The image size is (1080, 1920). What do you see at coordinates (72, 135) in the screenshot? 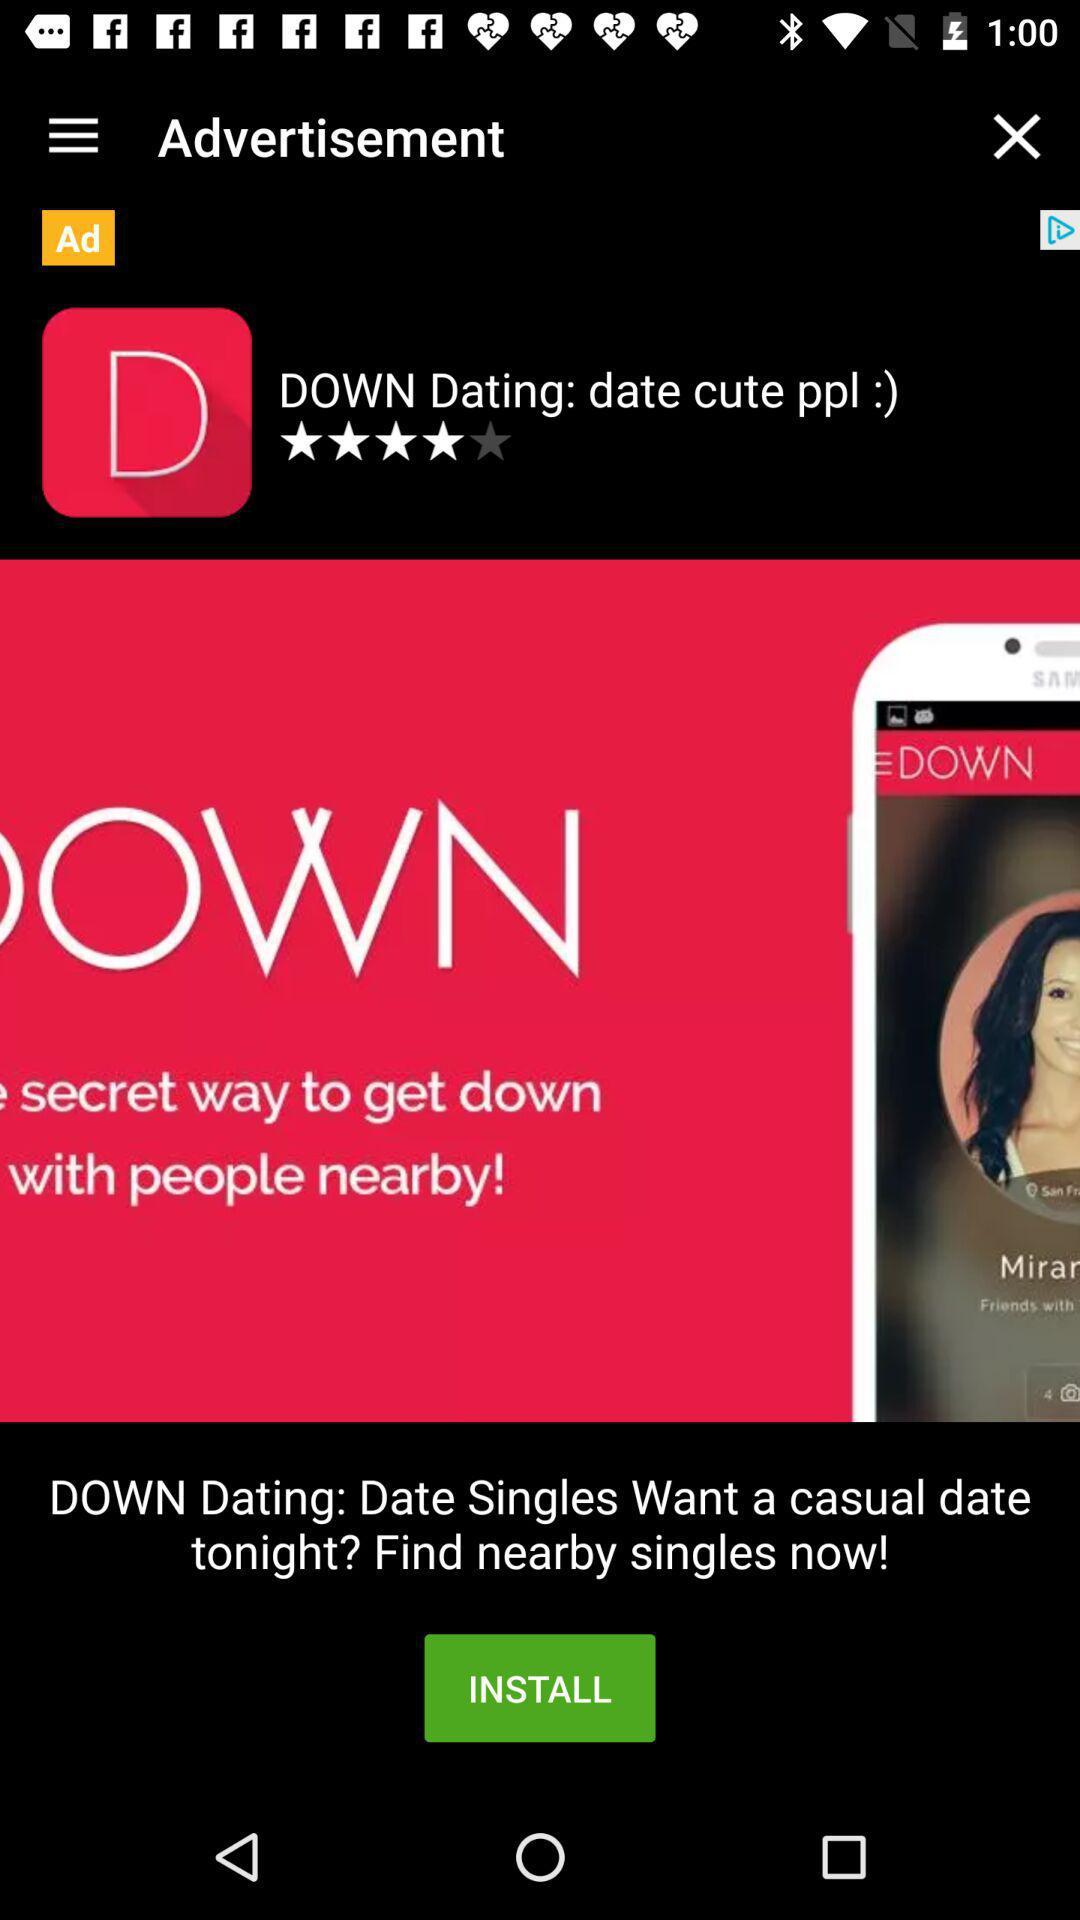
I see `the icon next to the advertisement icon` at bounding box center [72, 135].